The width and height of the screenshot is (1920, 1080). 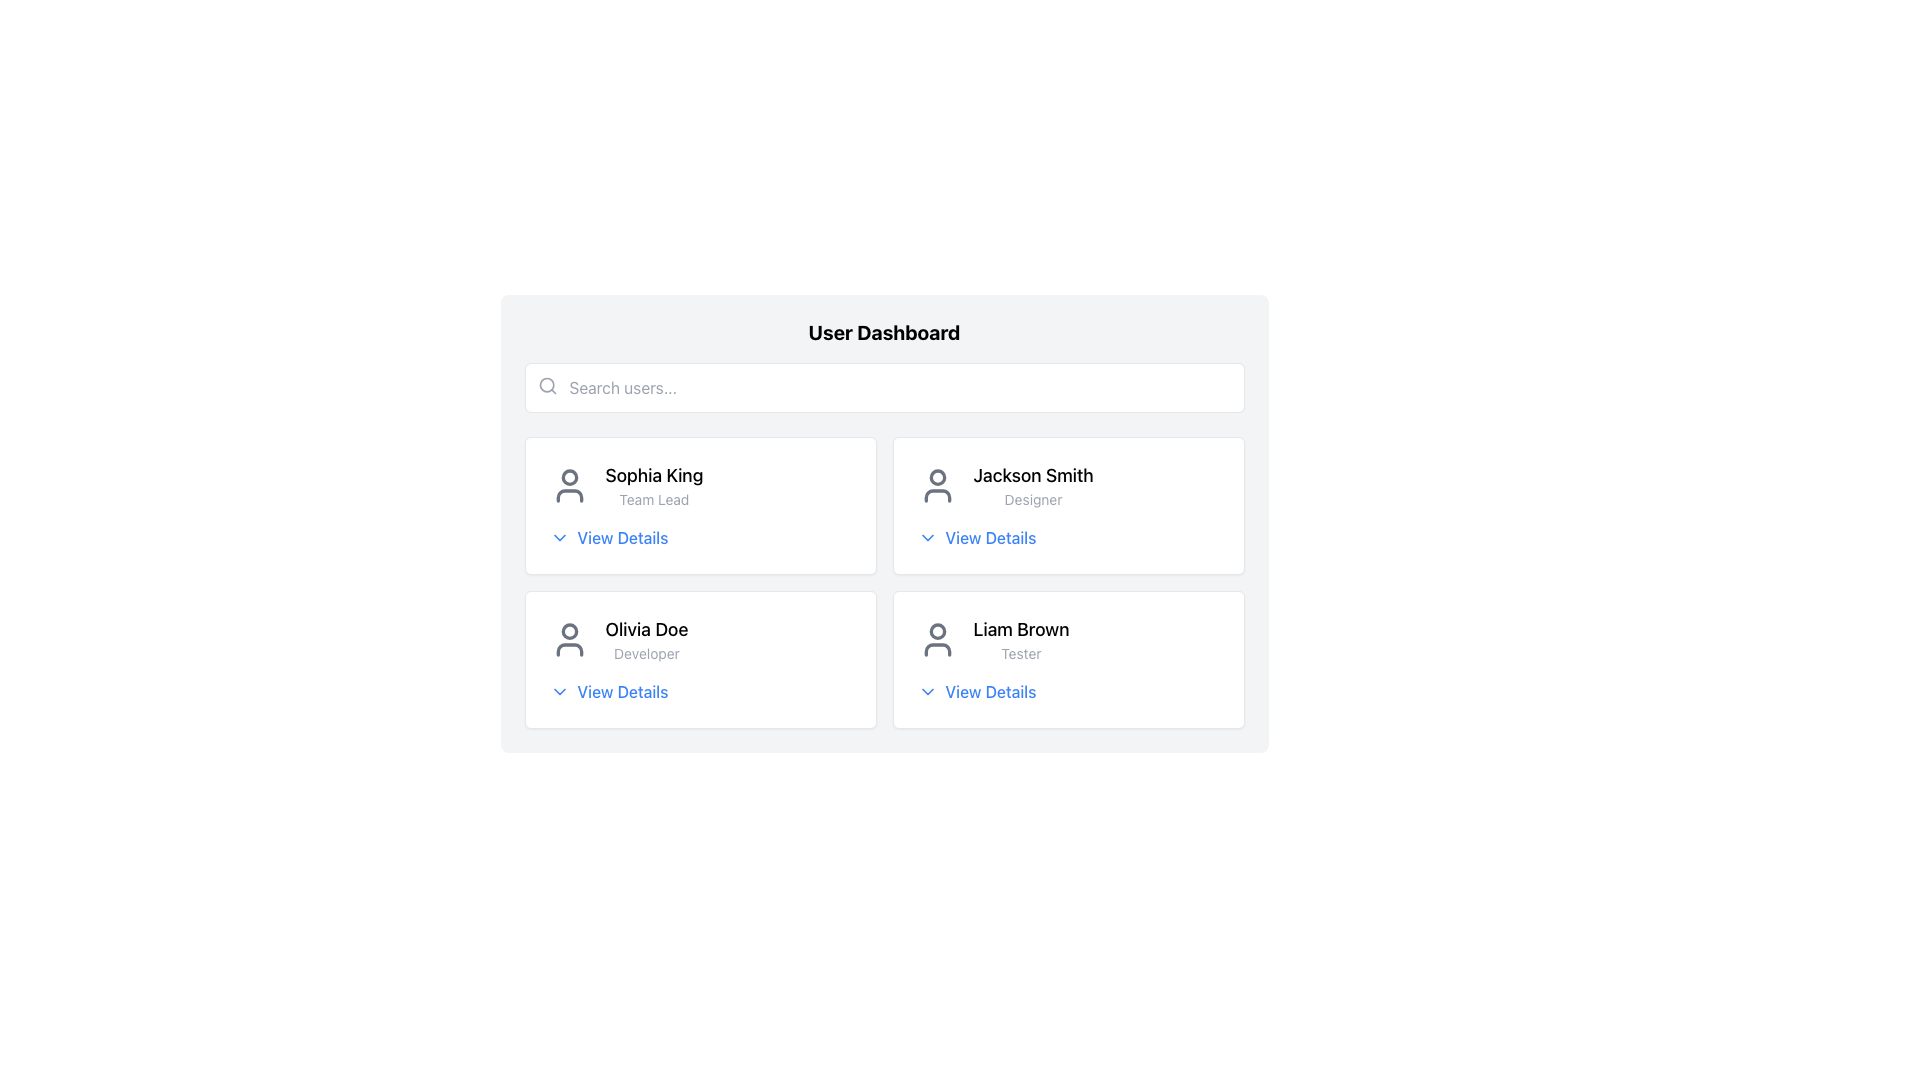 I want to click on the 'Team Lead' text label displayed in light gray color, located below 'Sophia King' in the user's profile card on the dashboard interface, so click(x=654, y=499).